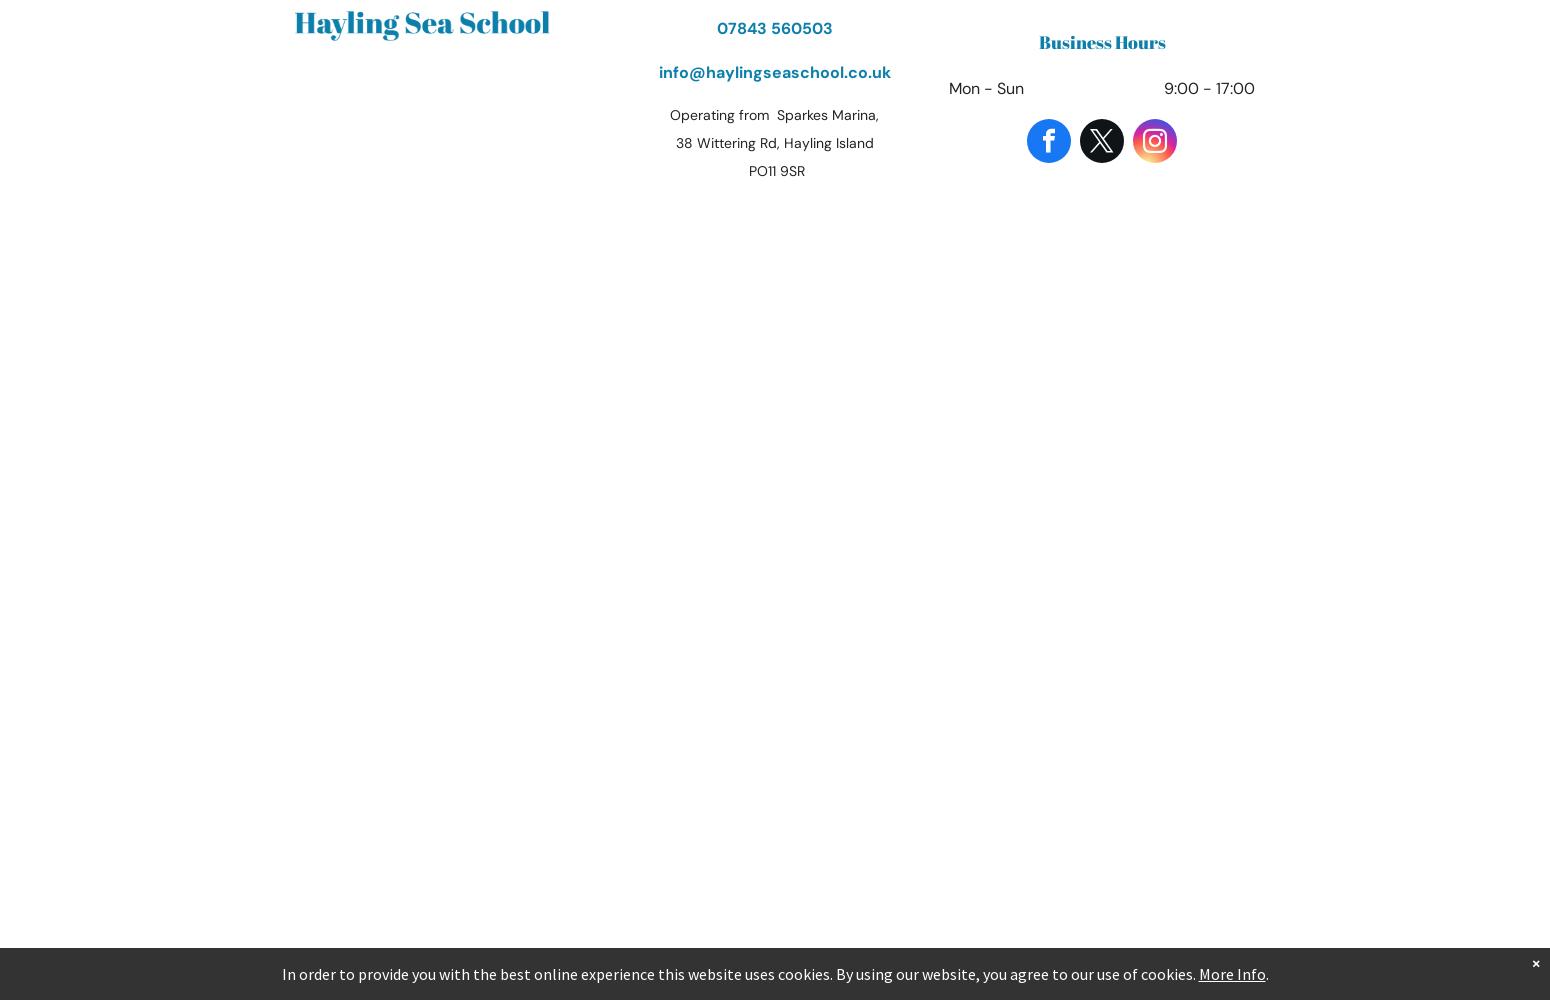 The width and height of the screenshot is (1550, 1000). I want to click on '.', so click(1265, 973).